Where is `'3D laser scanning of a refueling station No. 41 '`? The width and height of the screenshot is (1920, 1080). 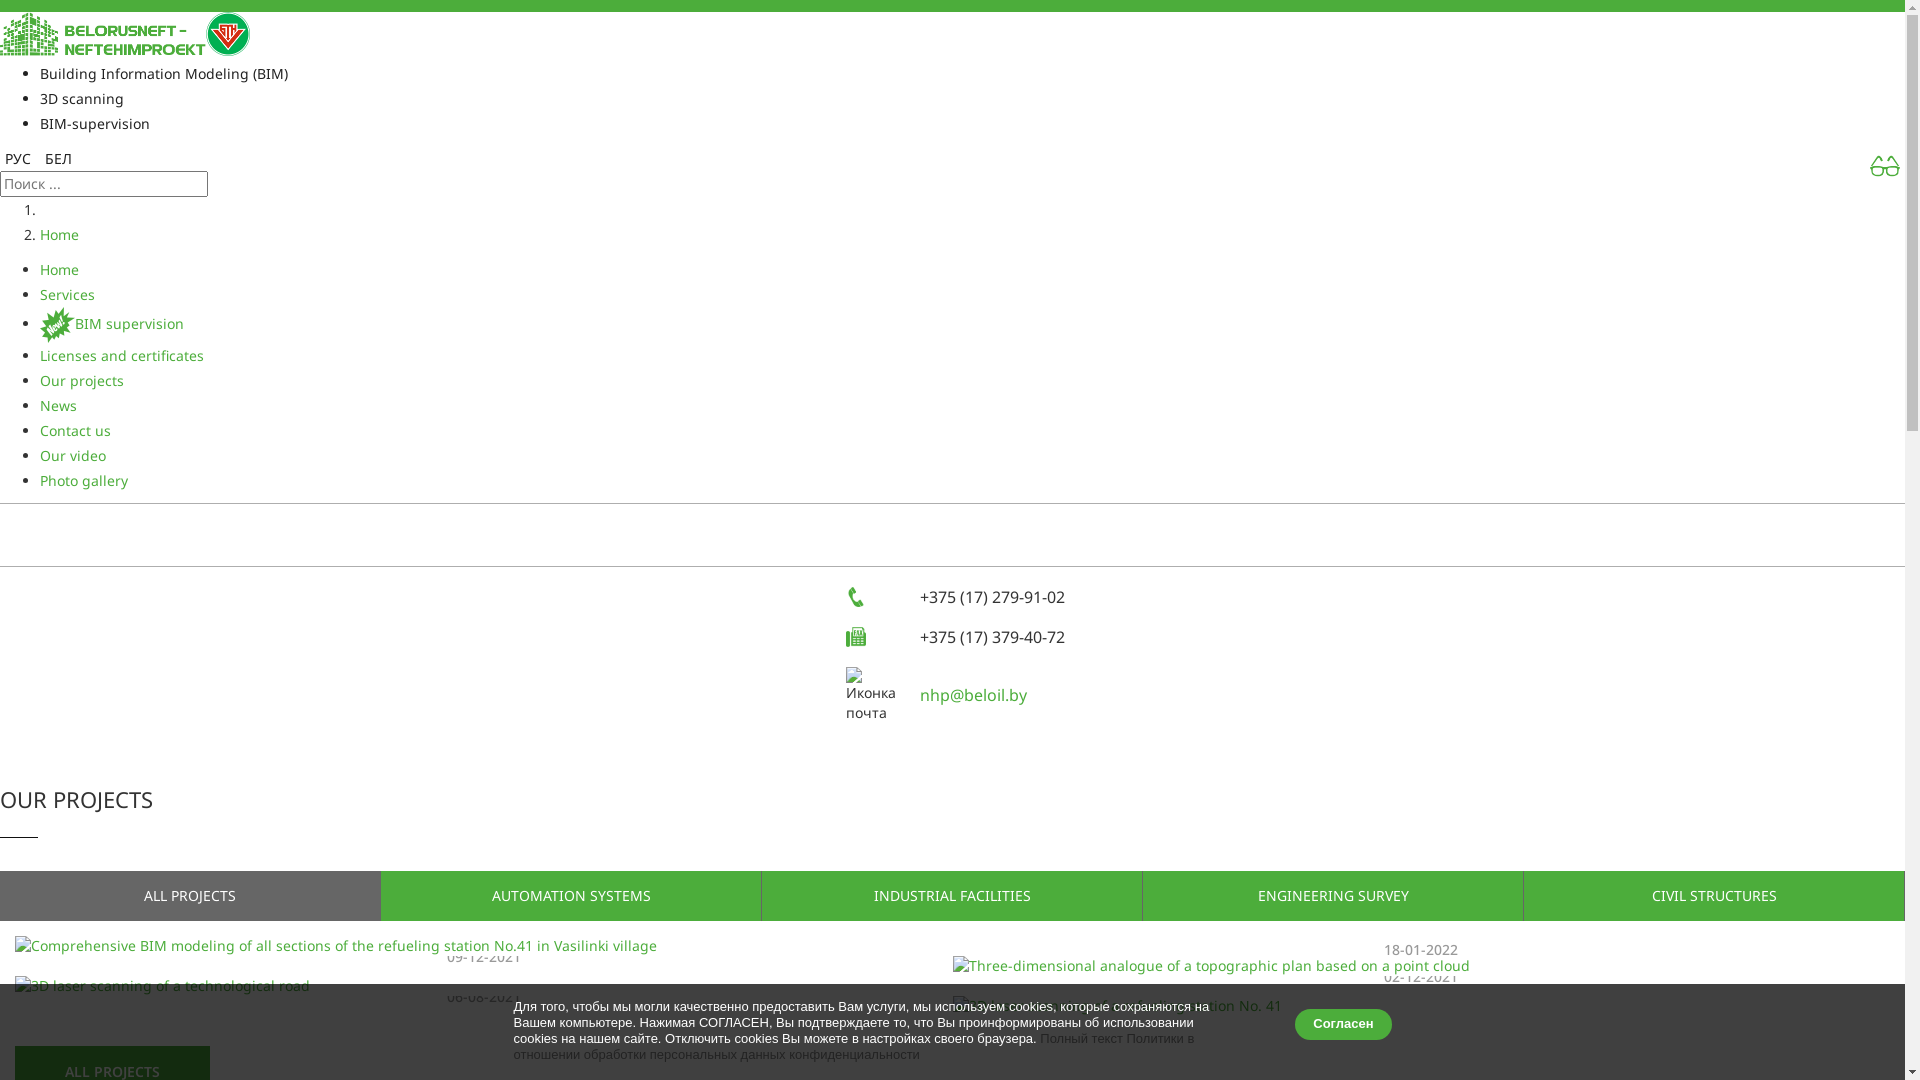
'3D laser scanning of a refueling station No. 41 ' is located at coordinates (1419, 1006).